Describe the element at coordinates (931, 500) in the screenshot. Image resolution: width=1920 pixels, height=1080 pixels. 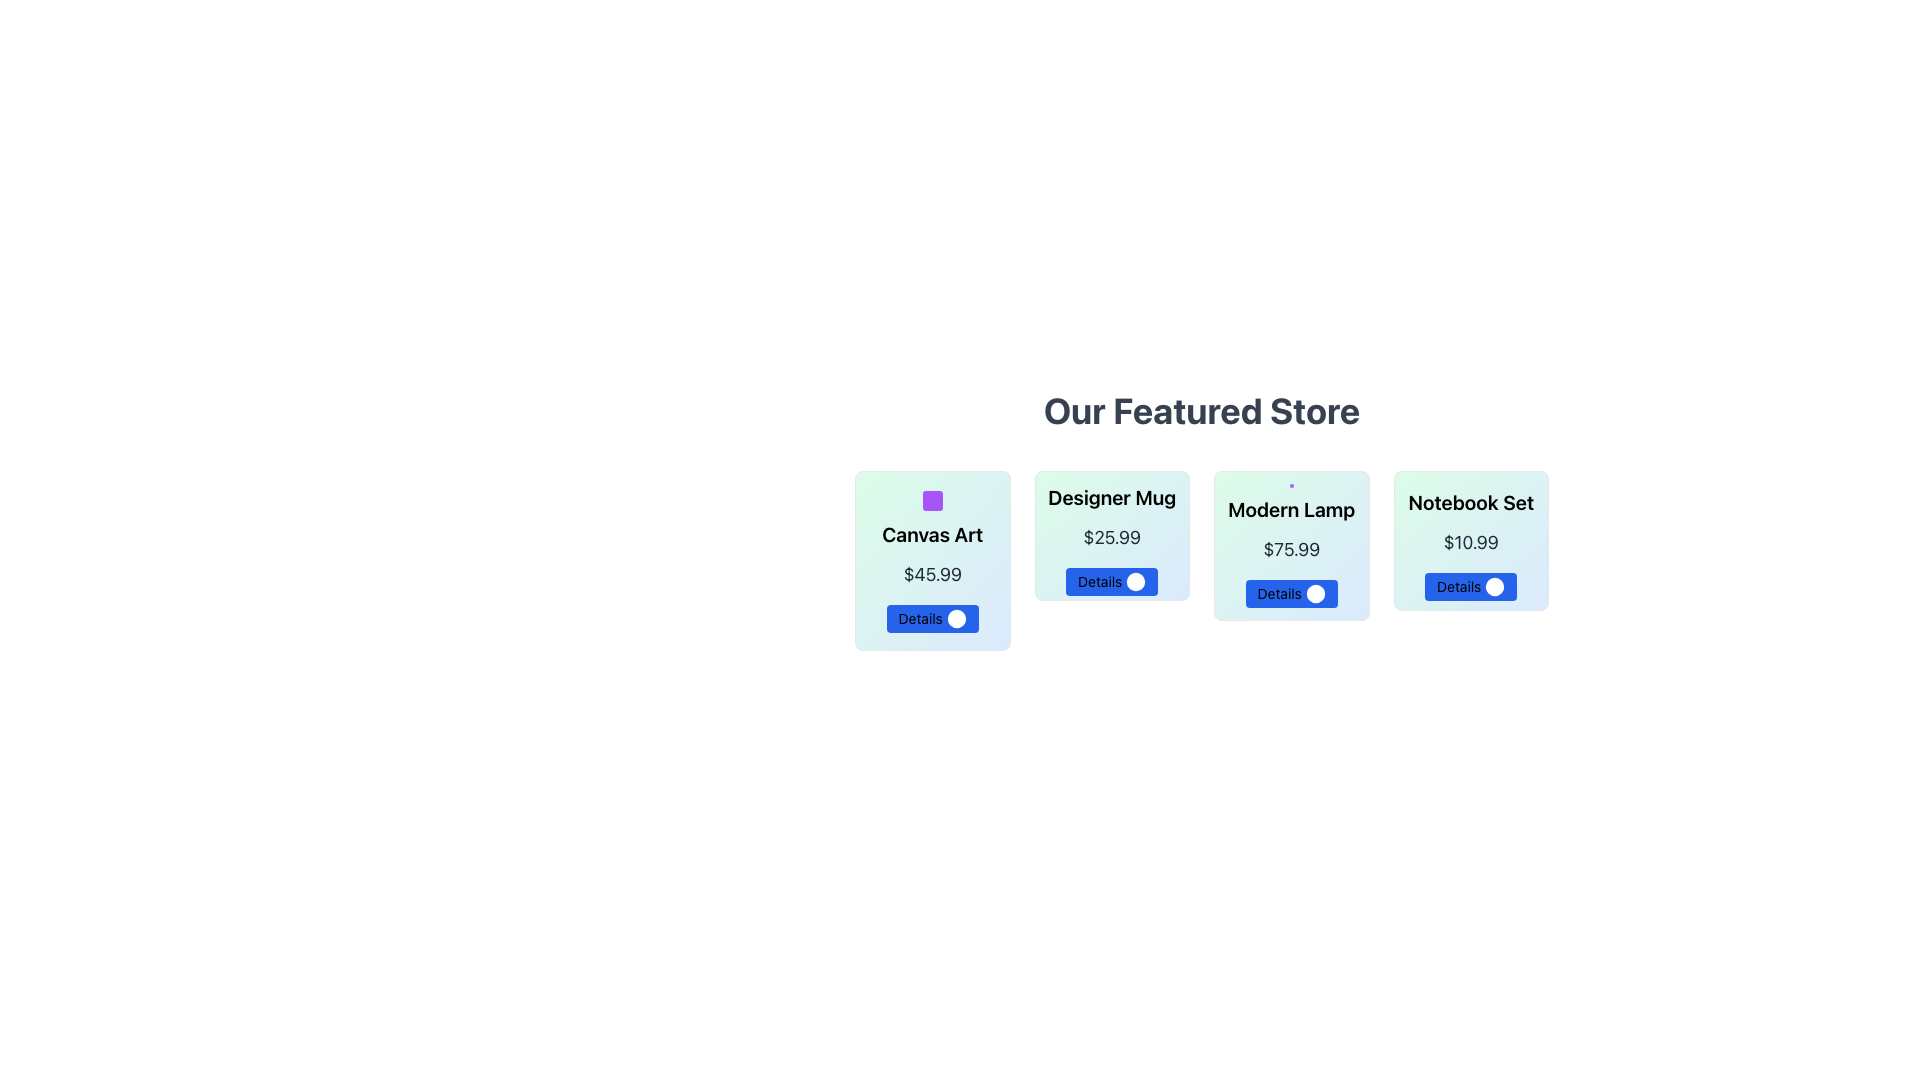
I see `the SVG graphical element located at the top-center of the 'Canvas Art' card in the 'Our Featured Store' section` at that location.